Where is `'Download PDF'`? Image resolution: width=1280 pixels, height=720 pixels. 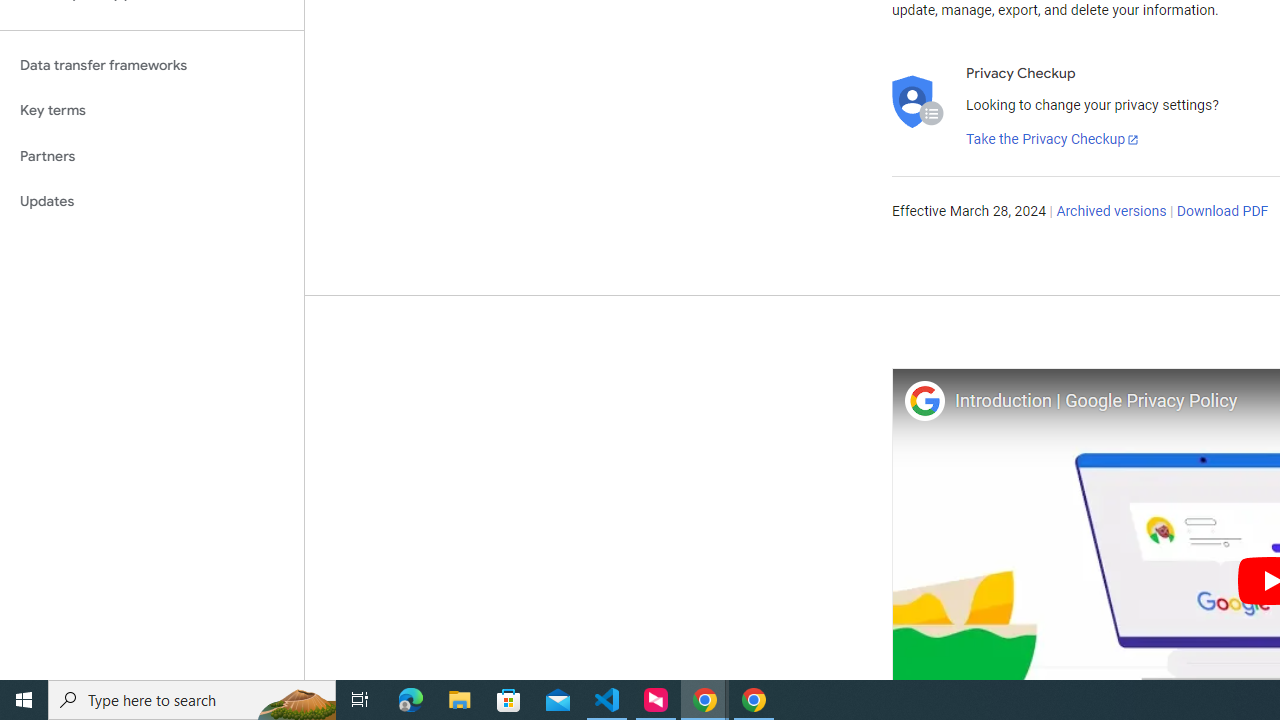
'Download PDF' is located at coordinates (1221, 212).